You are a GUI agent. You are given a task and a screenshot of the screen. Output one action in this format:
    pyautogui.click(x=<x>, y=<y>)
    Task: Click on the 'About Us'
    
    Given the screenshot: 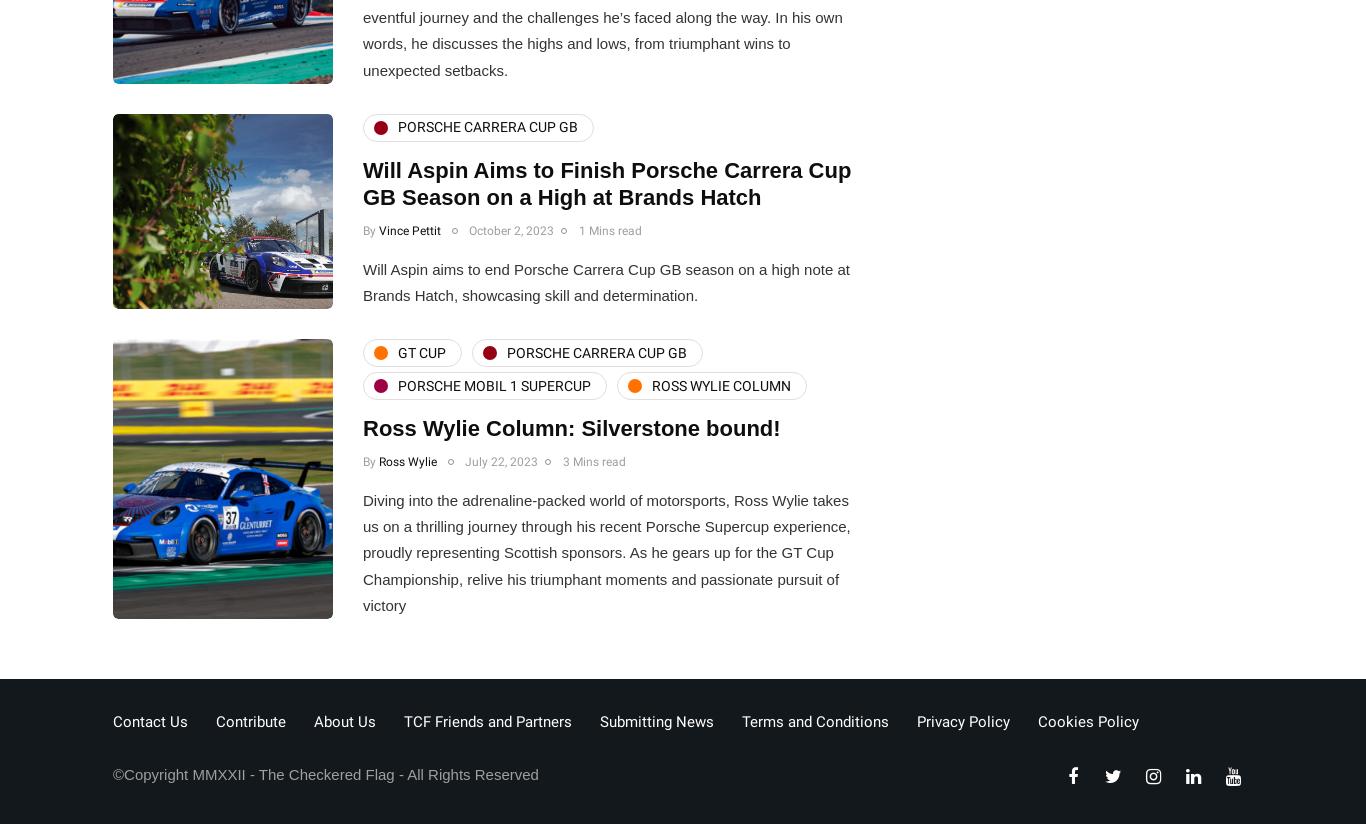 What is the action you would take?
    pyautogui.click(x=344, y=720)
    